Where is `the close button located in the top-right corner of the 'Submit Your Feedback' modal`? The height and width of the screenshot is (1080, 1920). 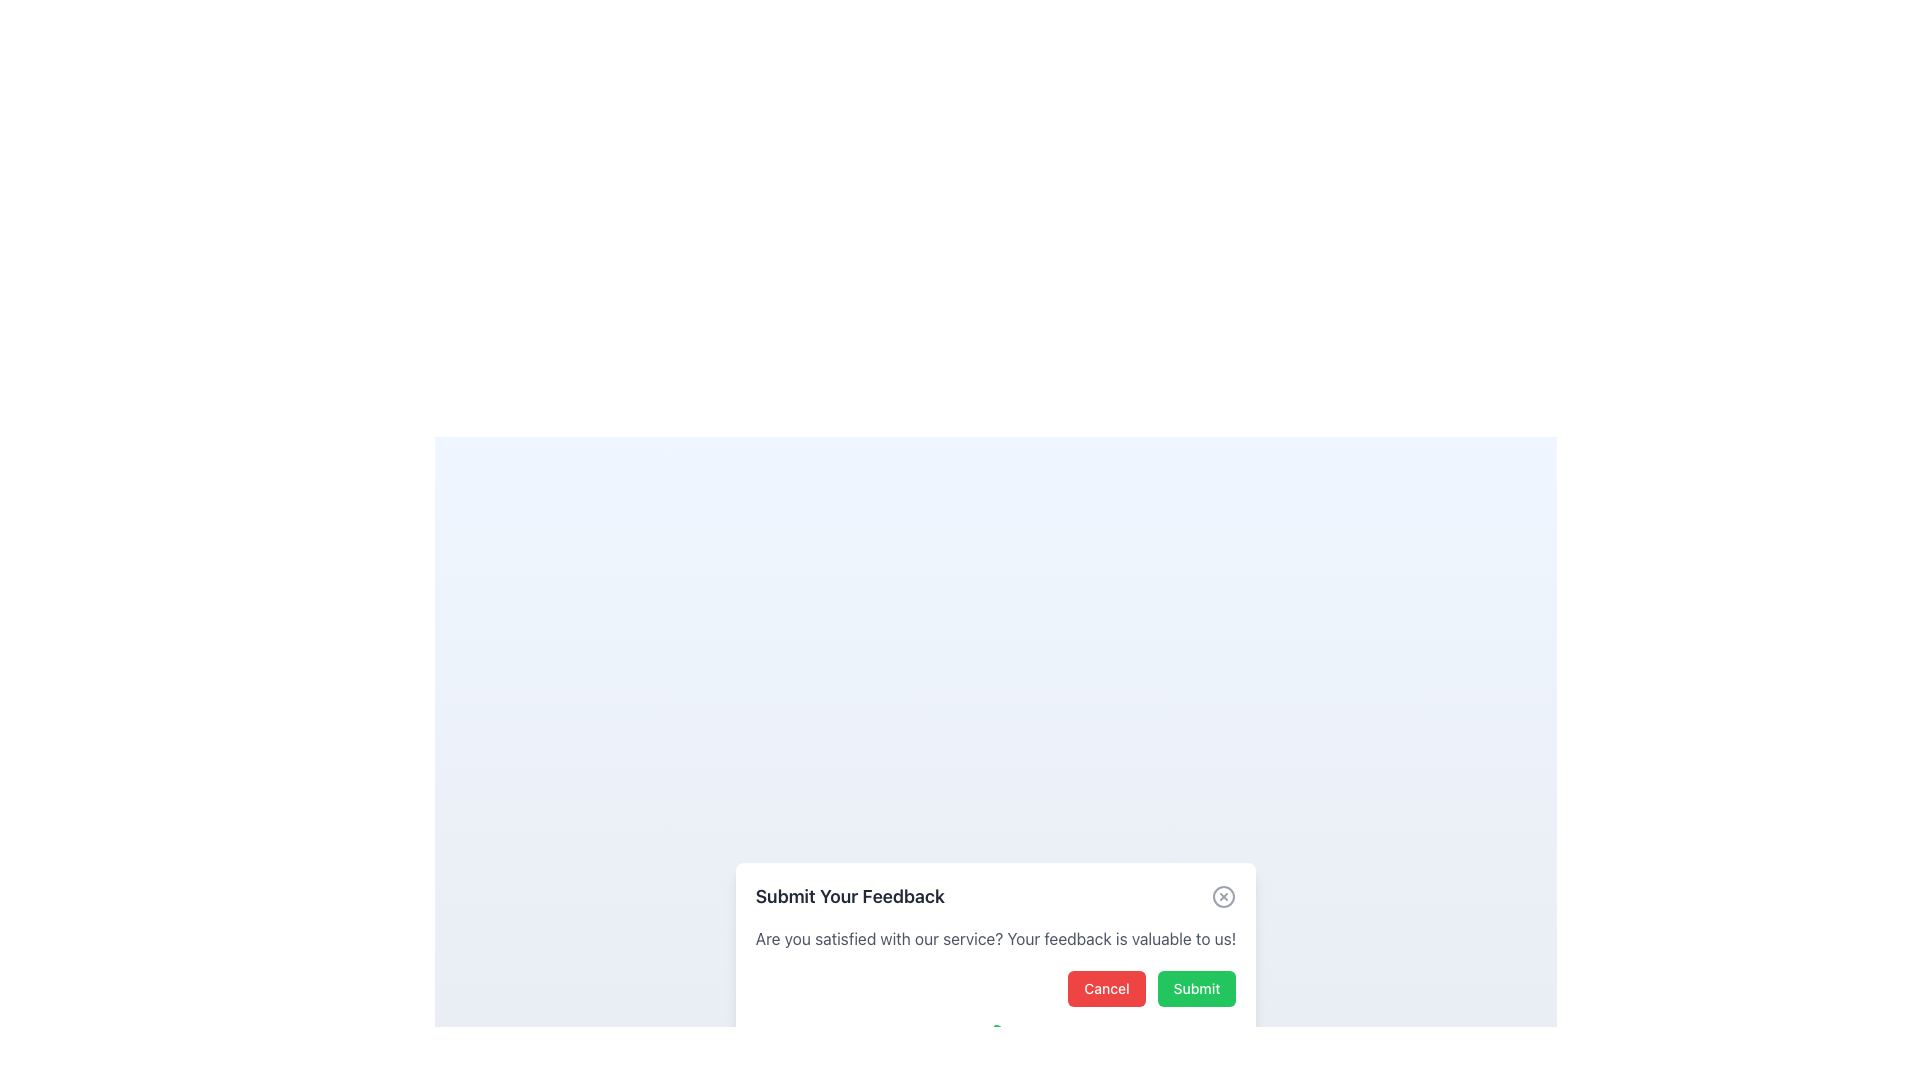
the close button located in the top-right corner of the 'Submit Your Feedback' modal is located at coordinates (1223, 896).